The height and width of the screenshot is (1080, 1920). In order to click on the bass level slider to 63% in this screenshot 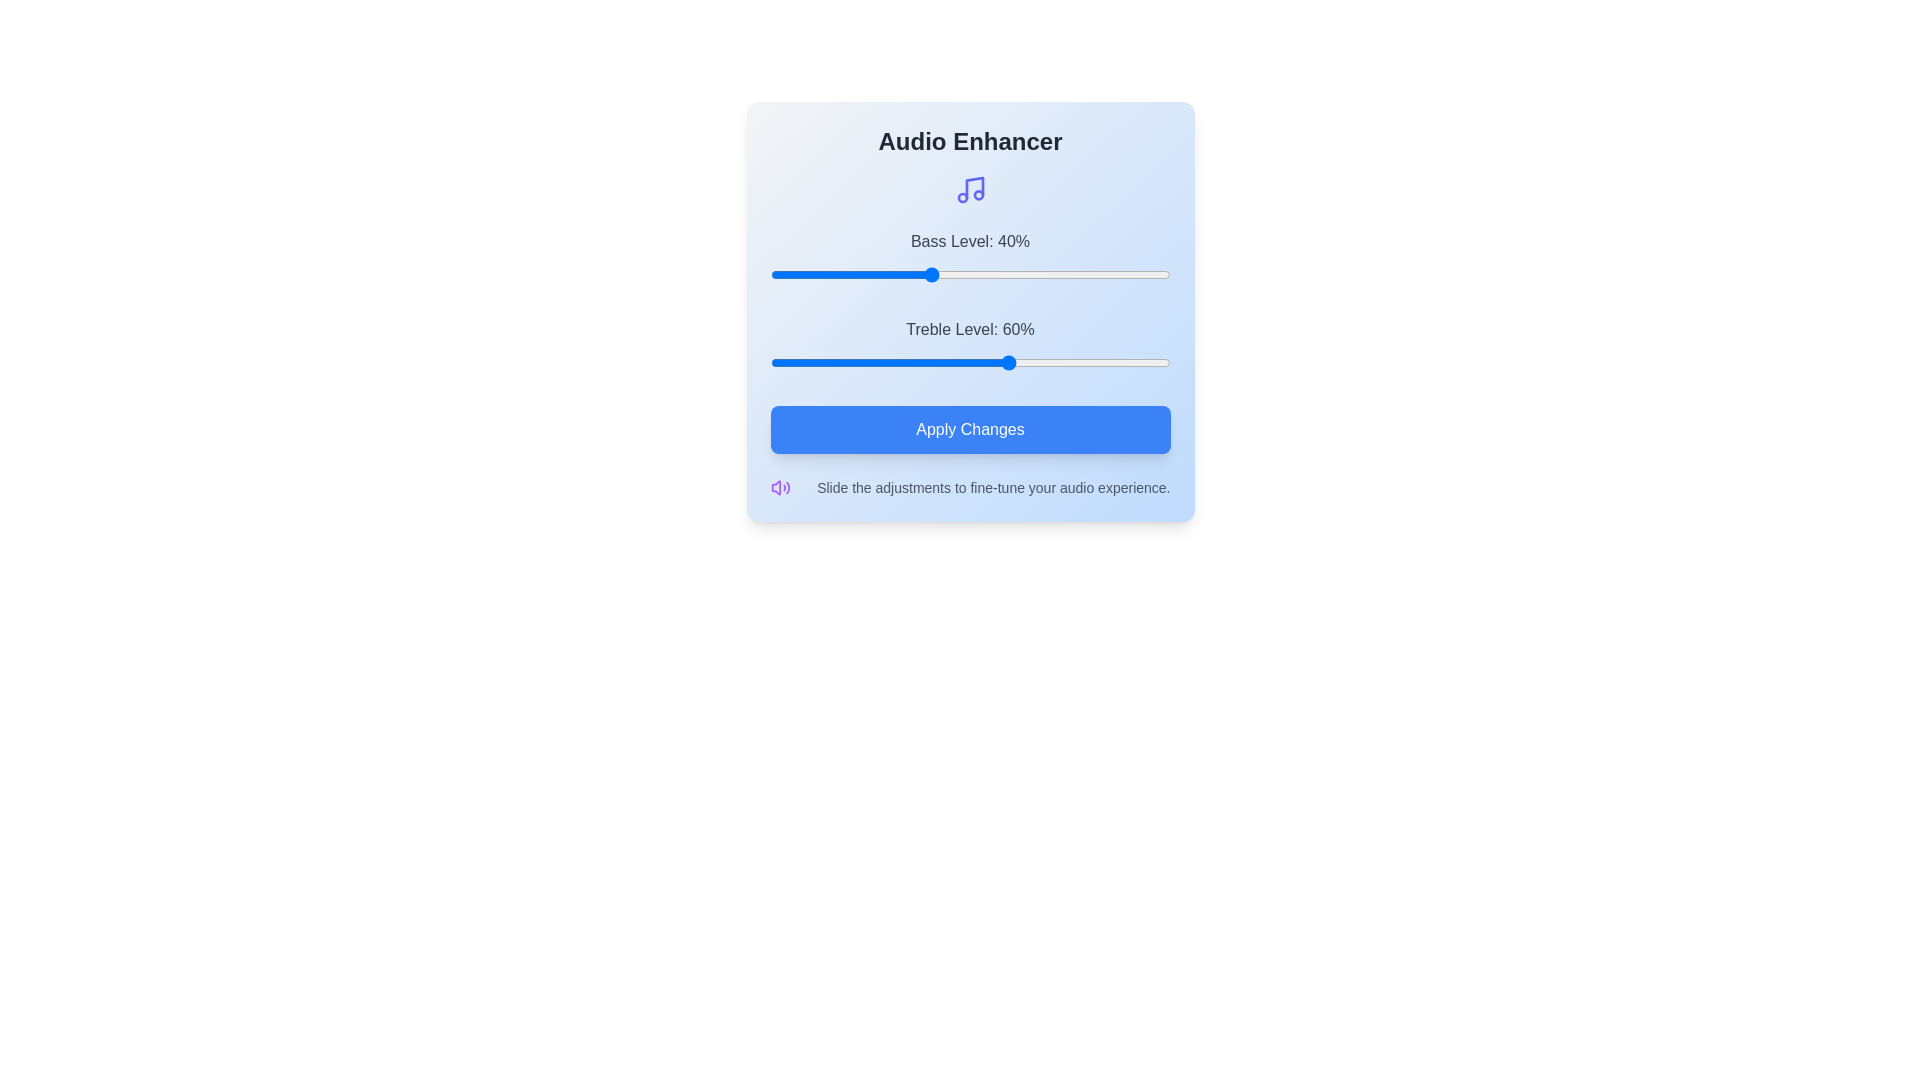, I will do `click(1022, 274)`.